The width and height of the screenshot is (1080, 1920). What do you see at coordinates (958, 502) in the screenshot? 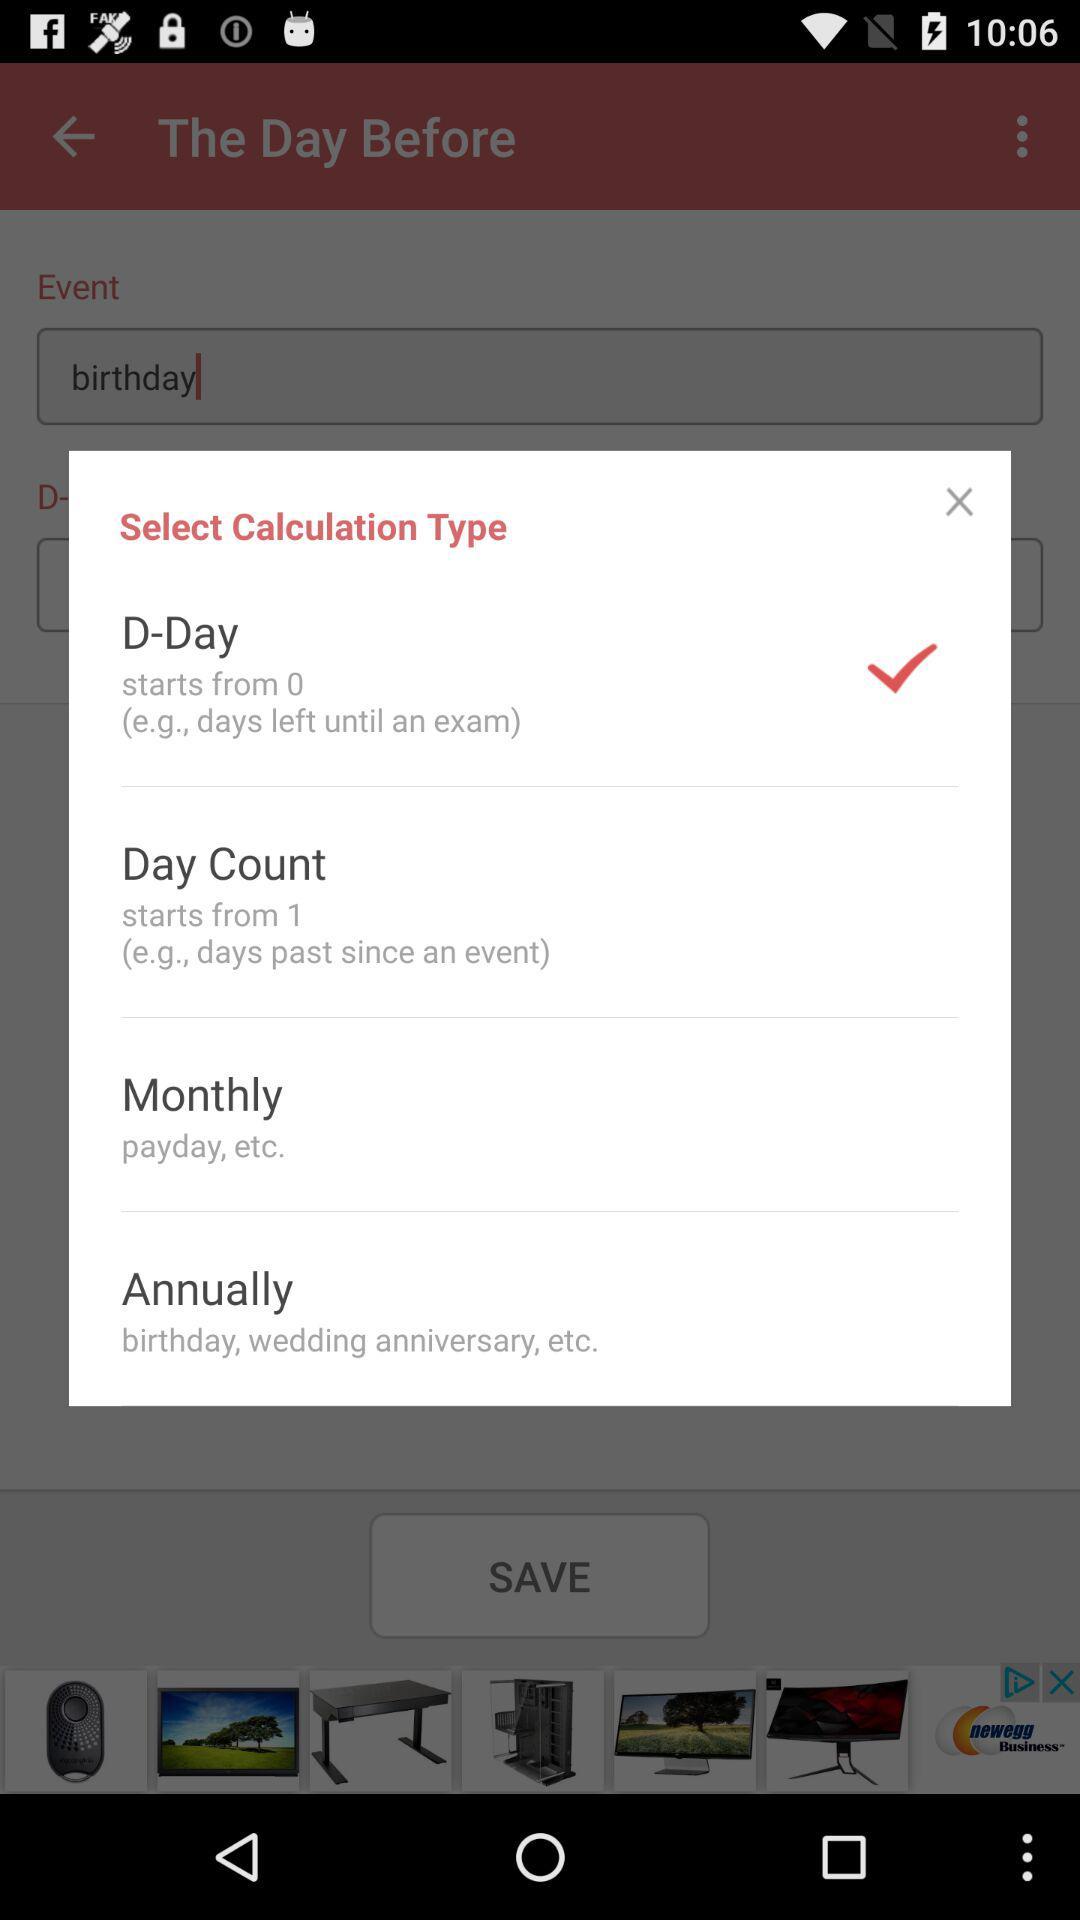
I see `the icon to the right of select calculation type item` at bounding box center [958, 502].